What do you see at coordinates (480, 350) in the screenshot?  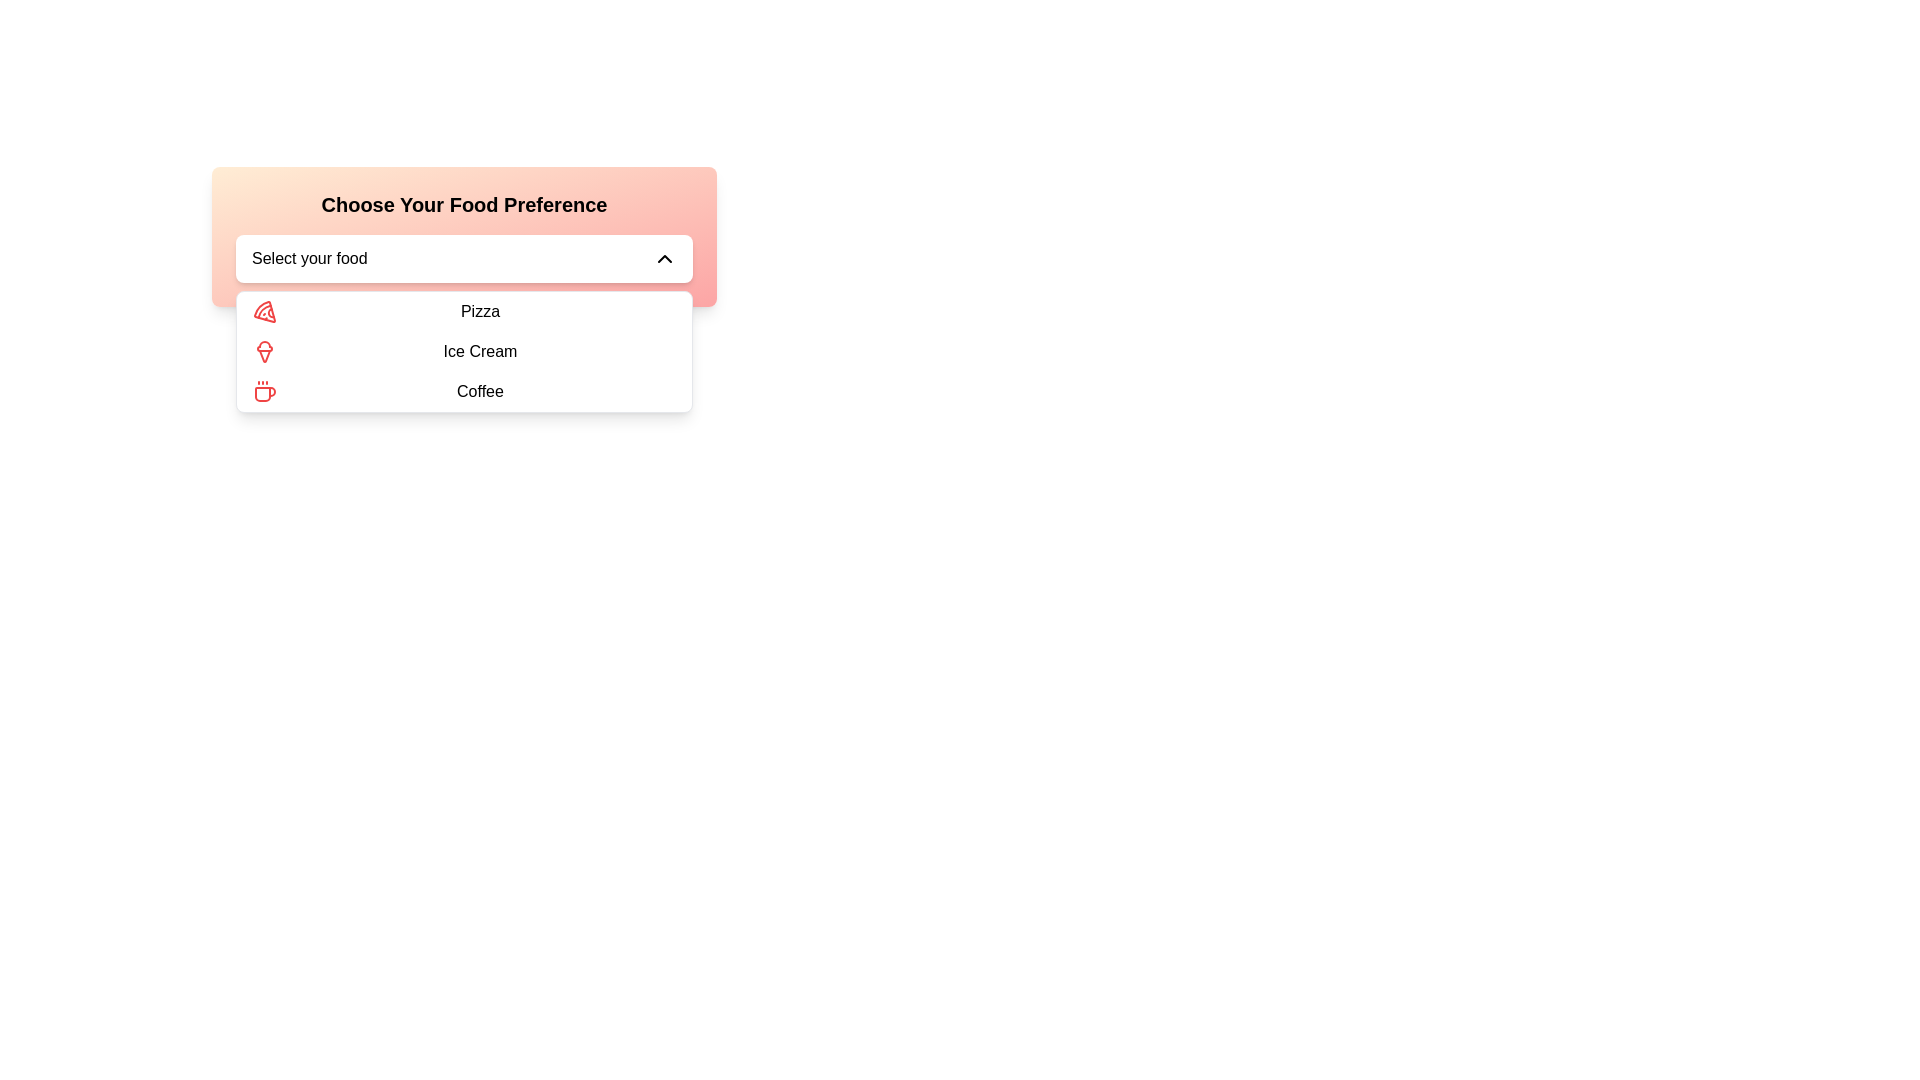 I see `the text label displaying 'Ice Cream', which is positioned in the second row of the dropdown menu beneath 'Choose Your Food Preference'` at bounding box center [480, 350].